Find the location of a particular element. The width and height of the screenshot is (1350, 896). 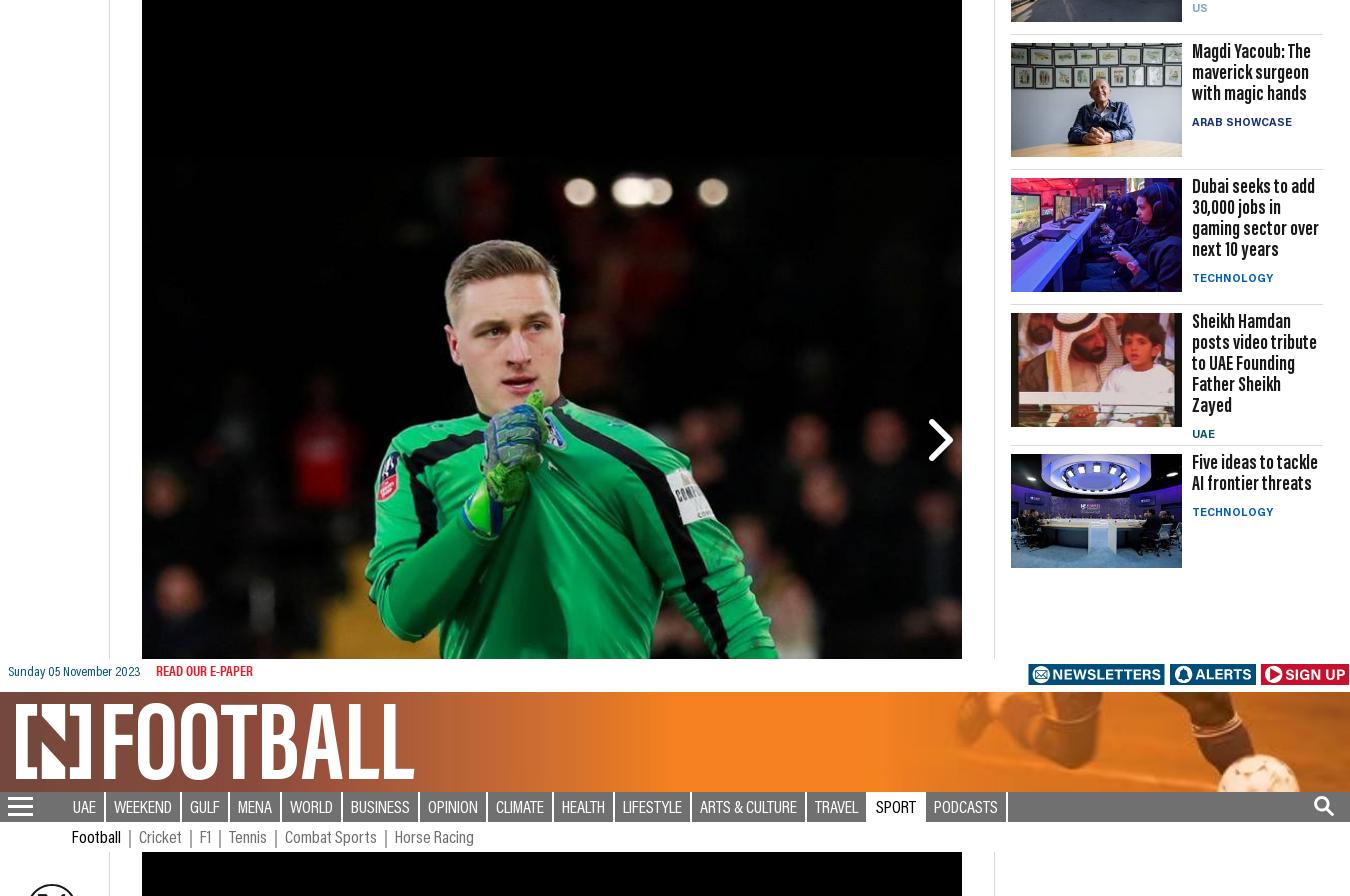

'Pocketful of Dirhams' is located at coordinates (1206, 833).